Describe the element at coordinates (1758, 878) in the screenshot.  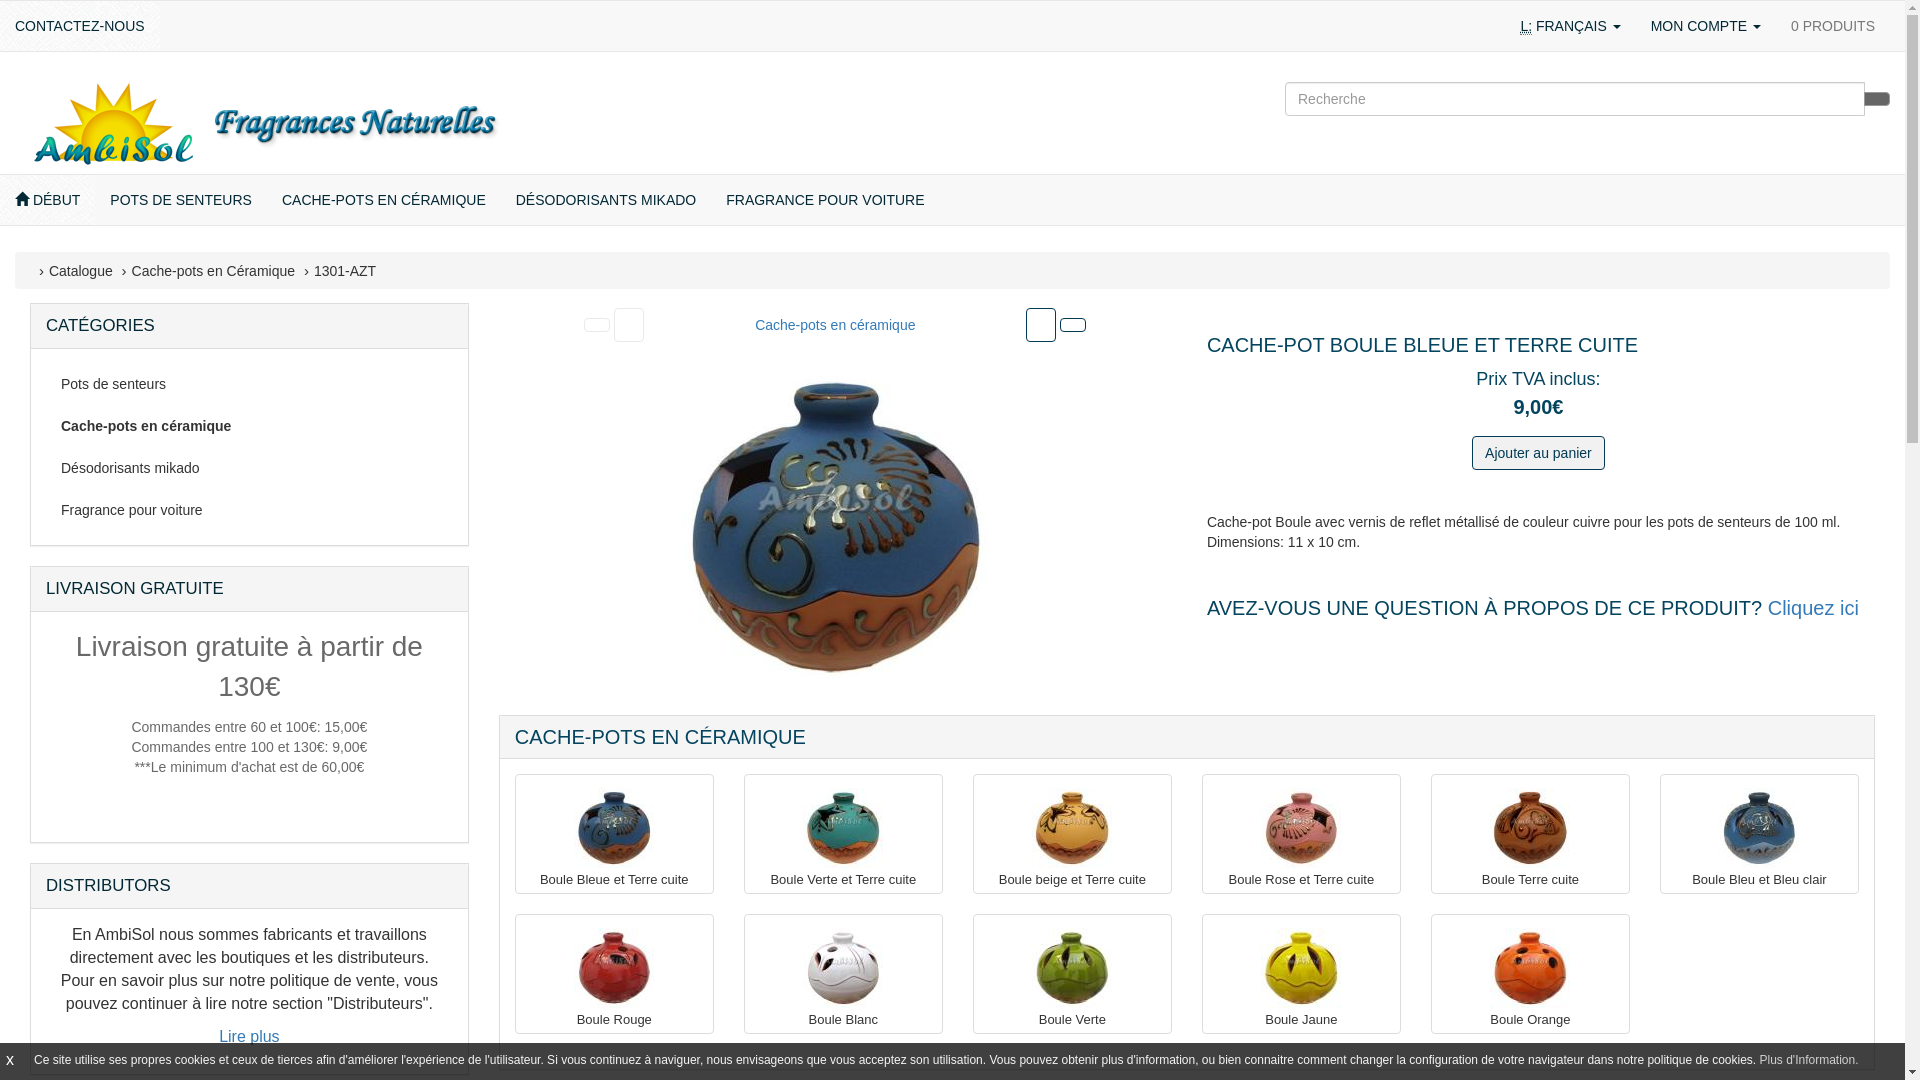
I see `'Boule Bleu et Bleu clair'` at that location.